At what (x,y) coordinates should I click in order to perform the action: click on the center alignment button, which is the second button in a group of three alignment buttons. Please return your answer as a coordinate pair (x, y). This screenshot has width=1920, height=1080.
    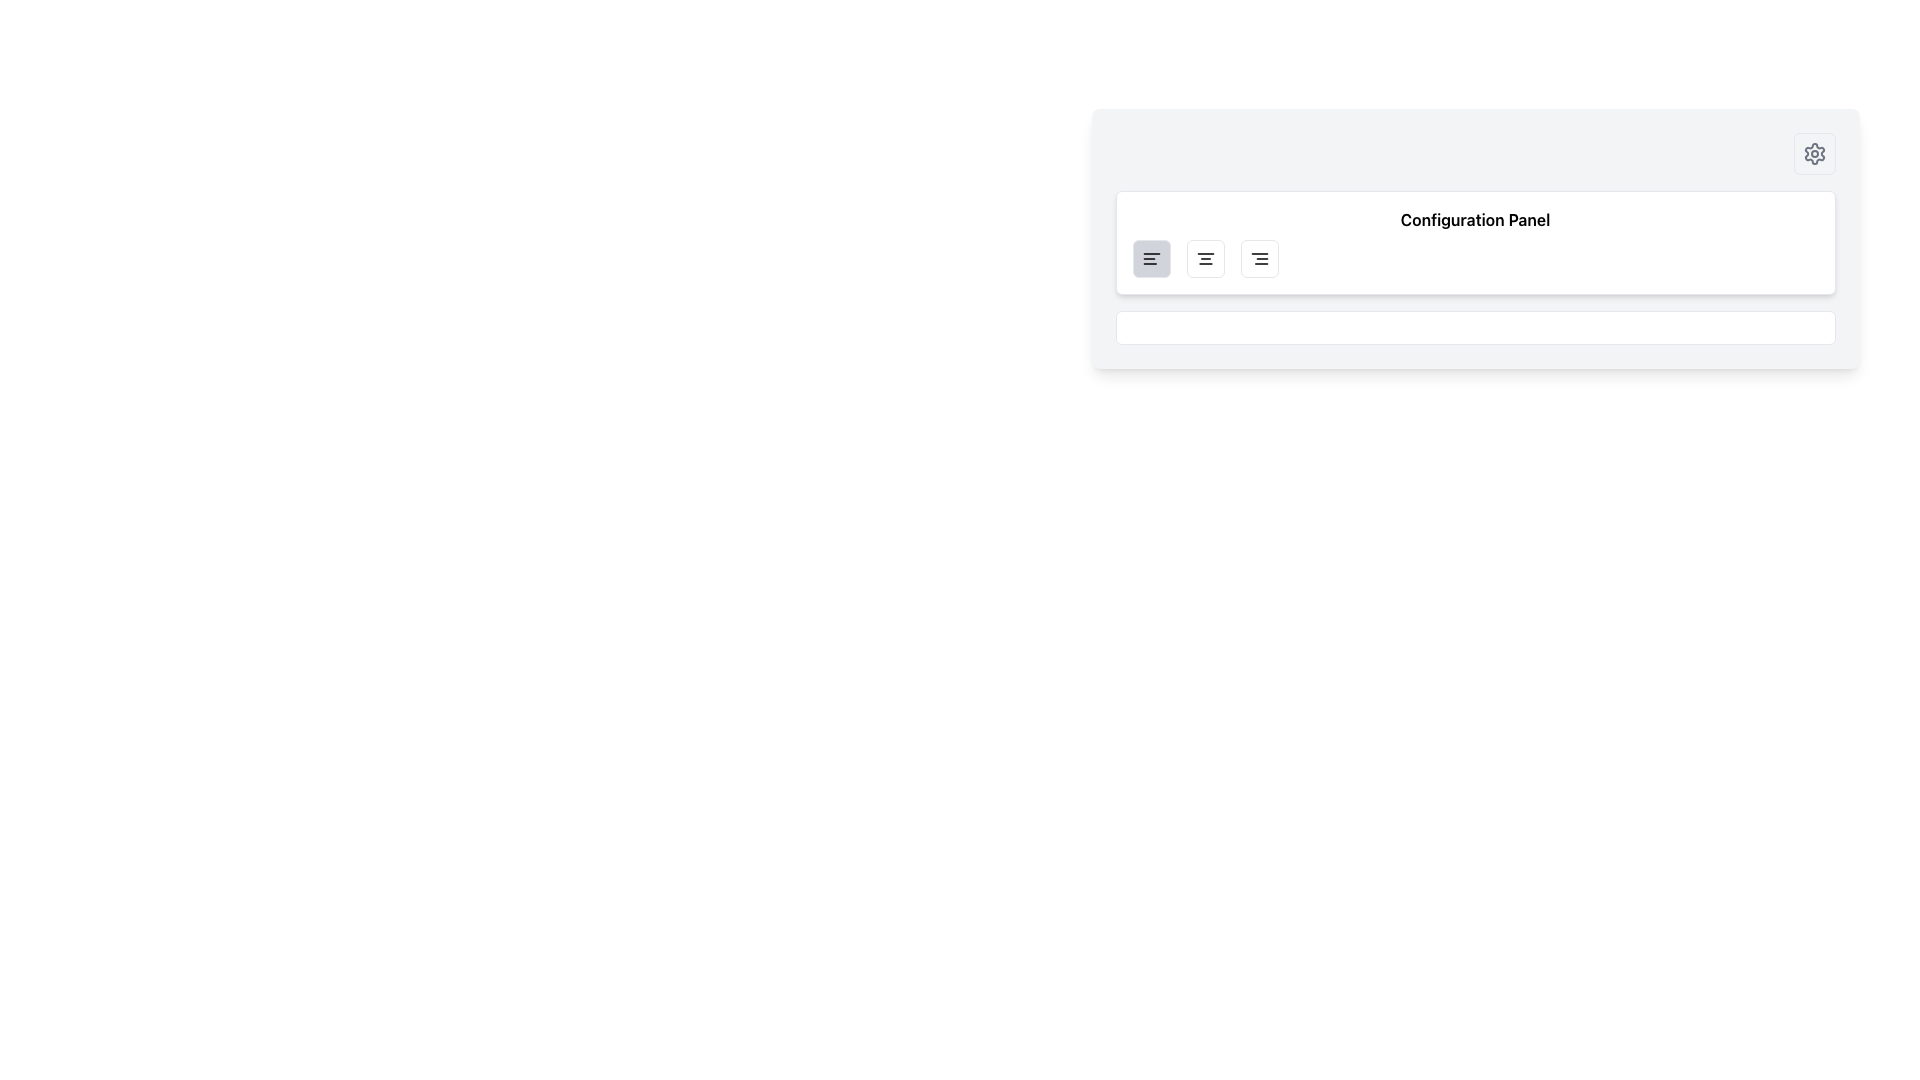
    Looking at the image, I should click on (1204, 257).